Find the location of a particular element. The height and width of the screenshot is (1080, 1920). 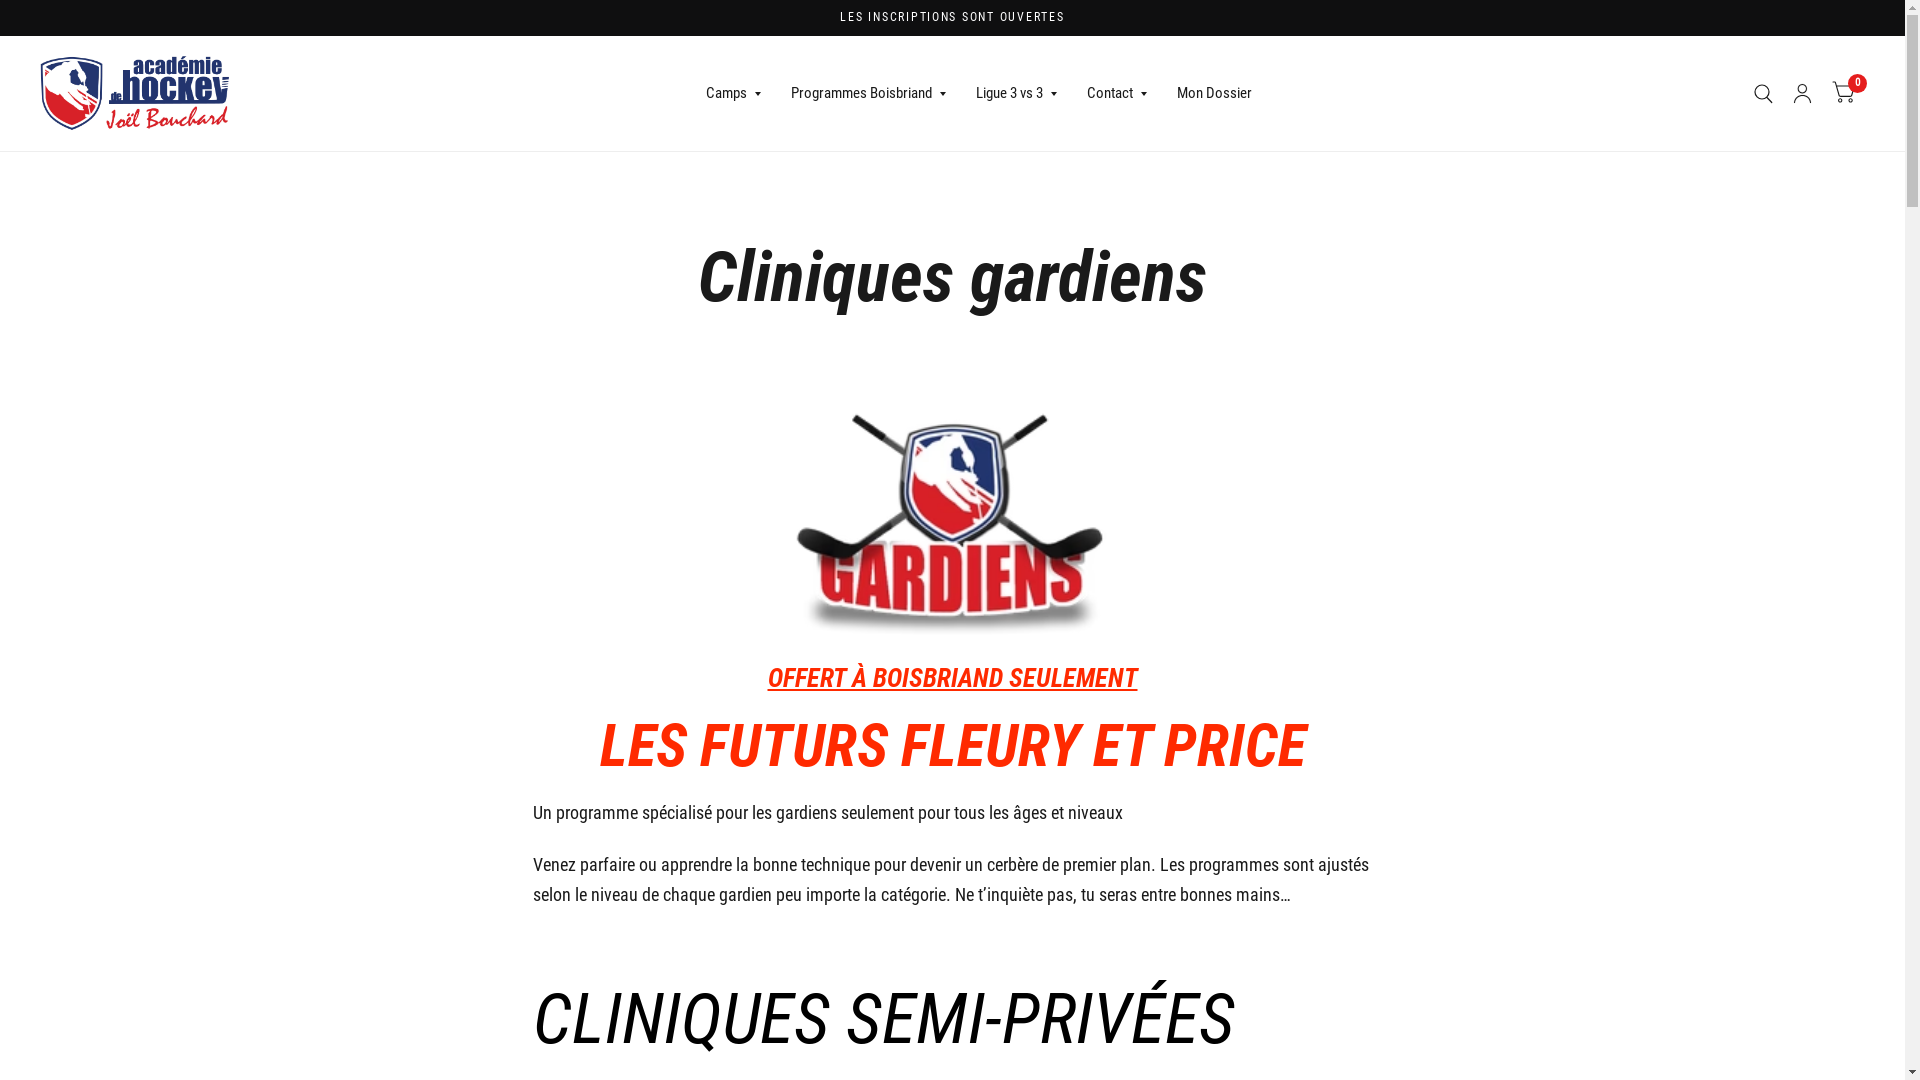

'Programmes Boisbriand' is located at coordinates (868, 93).